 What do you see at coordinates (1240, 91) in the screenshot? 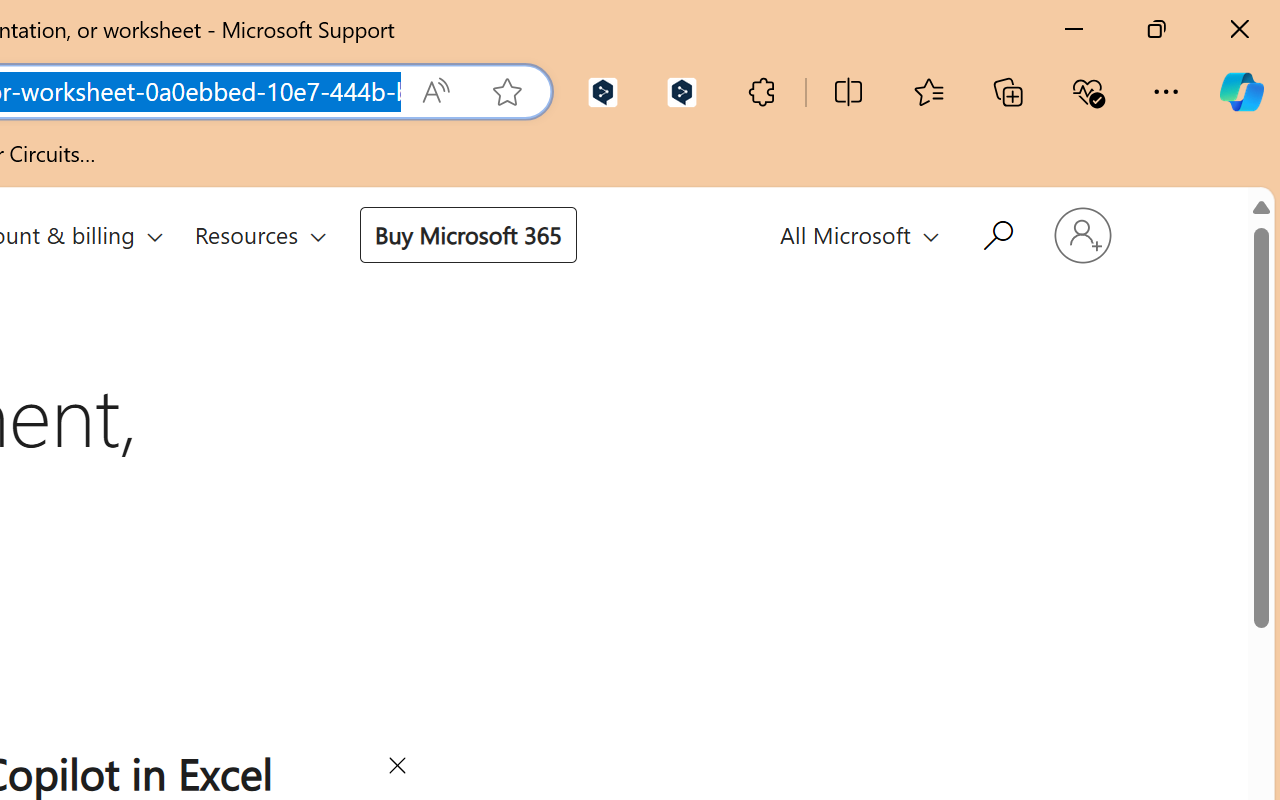
I see `'Copilot (Ctrl+Shift+.)'` at bounding box center [1240, 91].